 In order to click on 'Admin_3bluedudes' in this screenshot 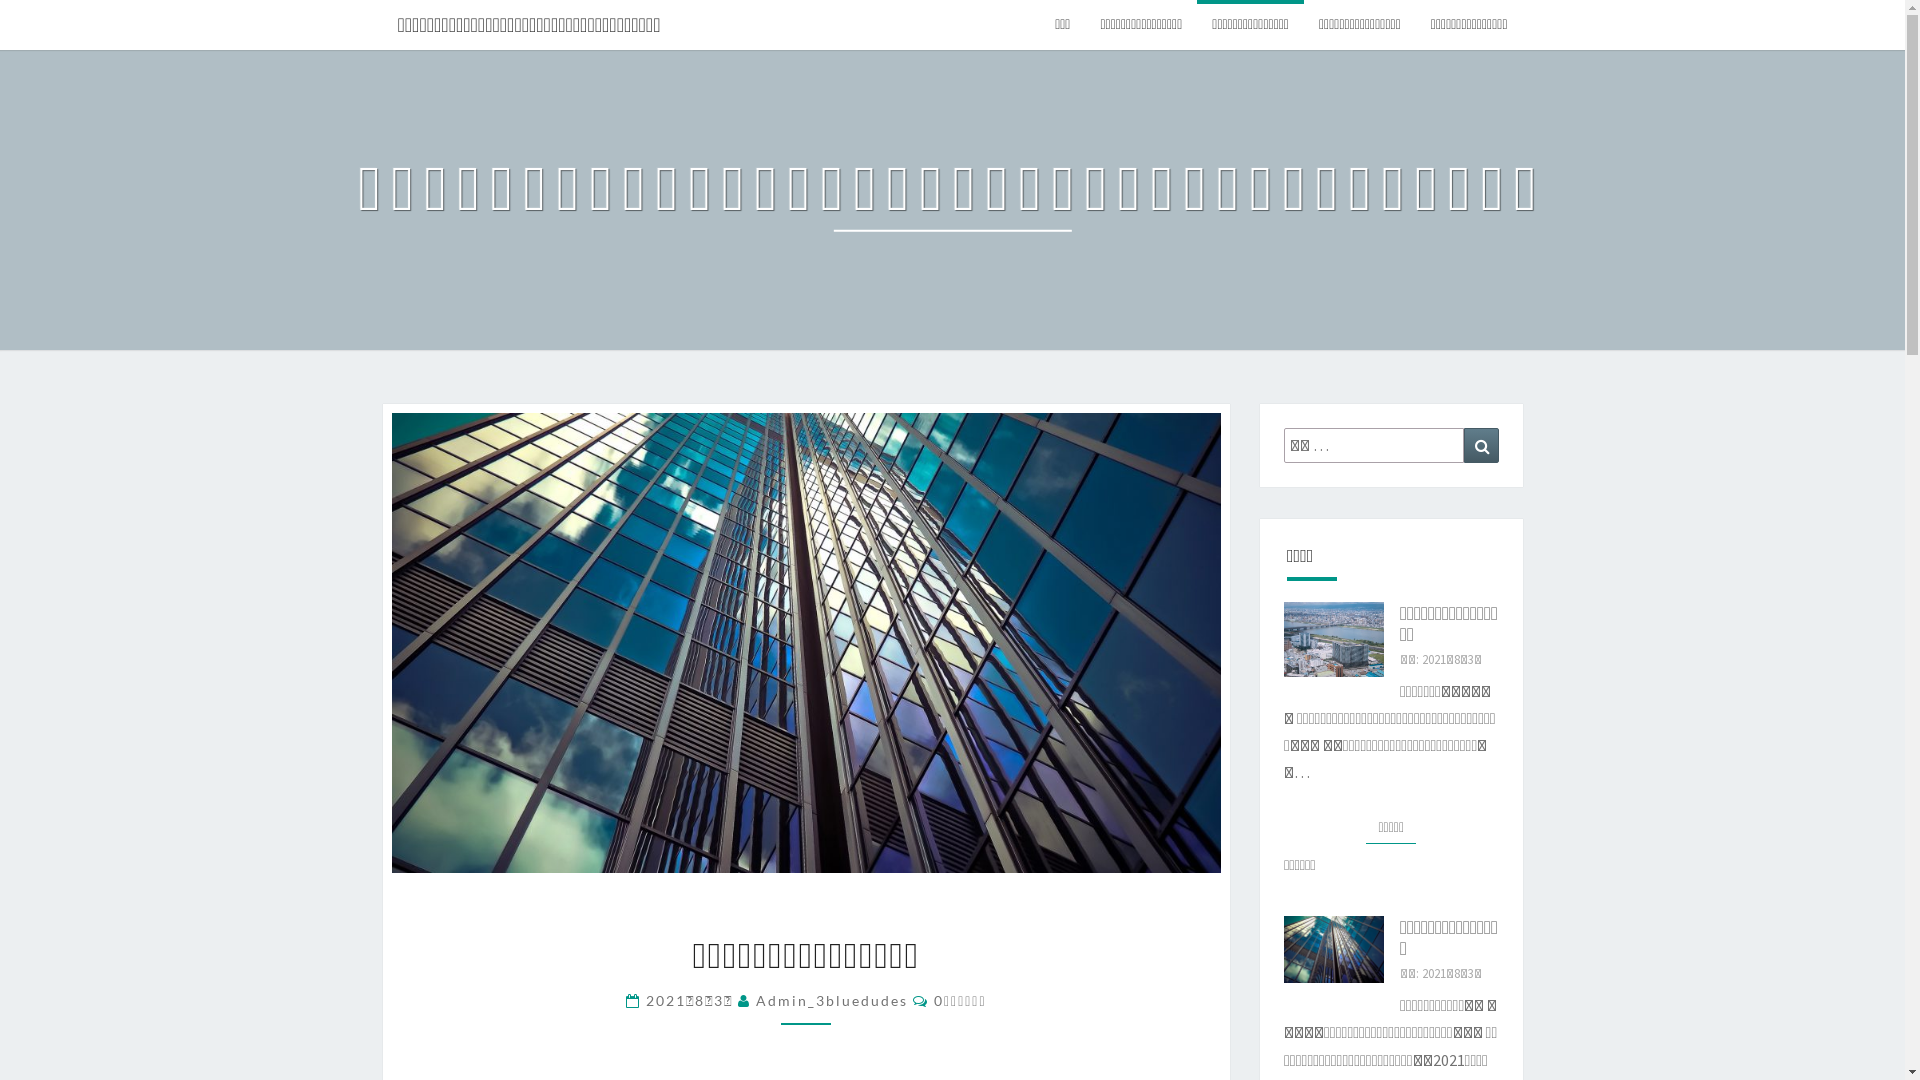, I will do `click(831, 1000)`.